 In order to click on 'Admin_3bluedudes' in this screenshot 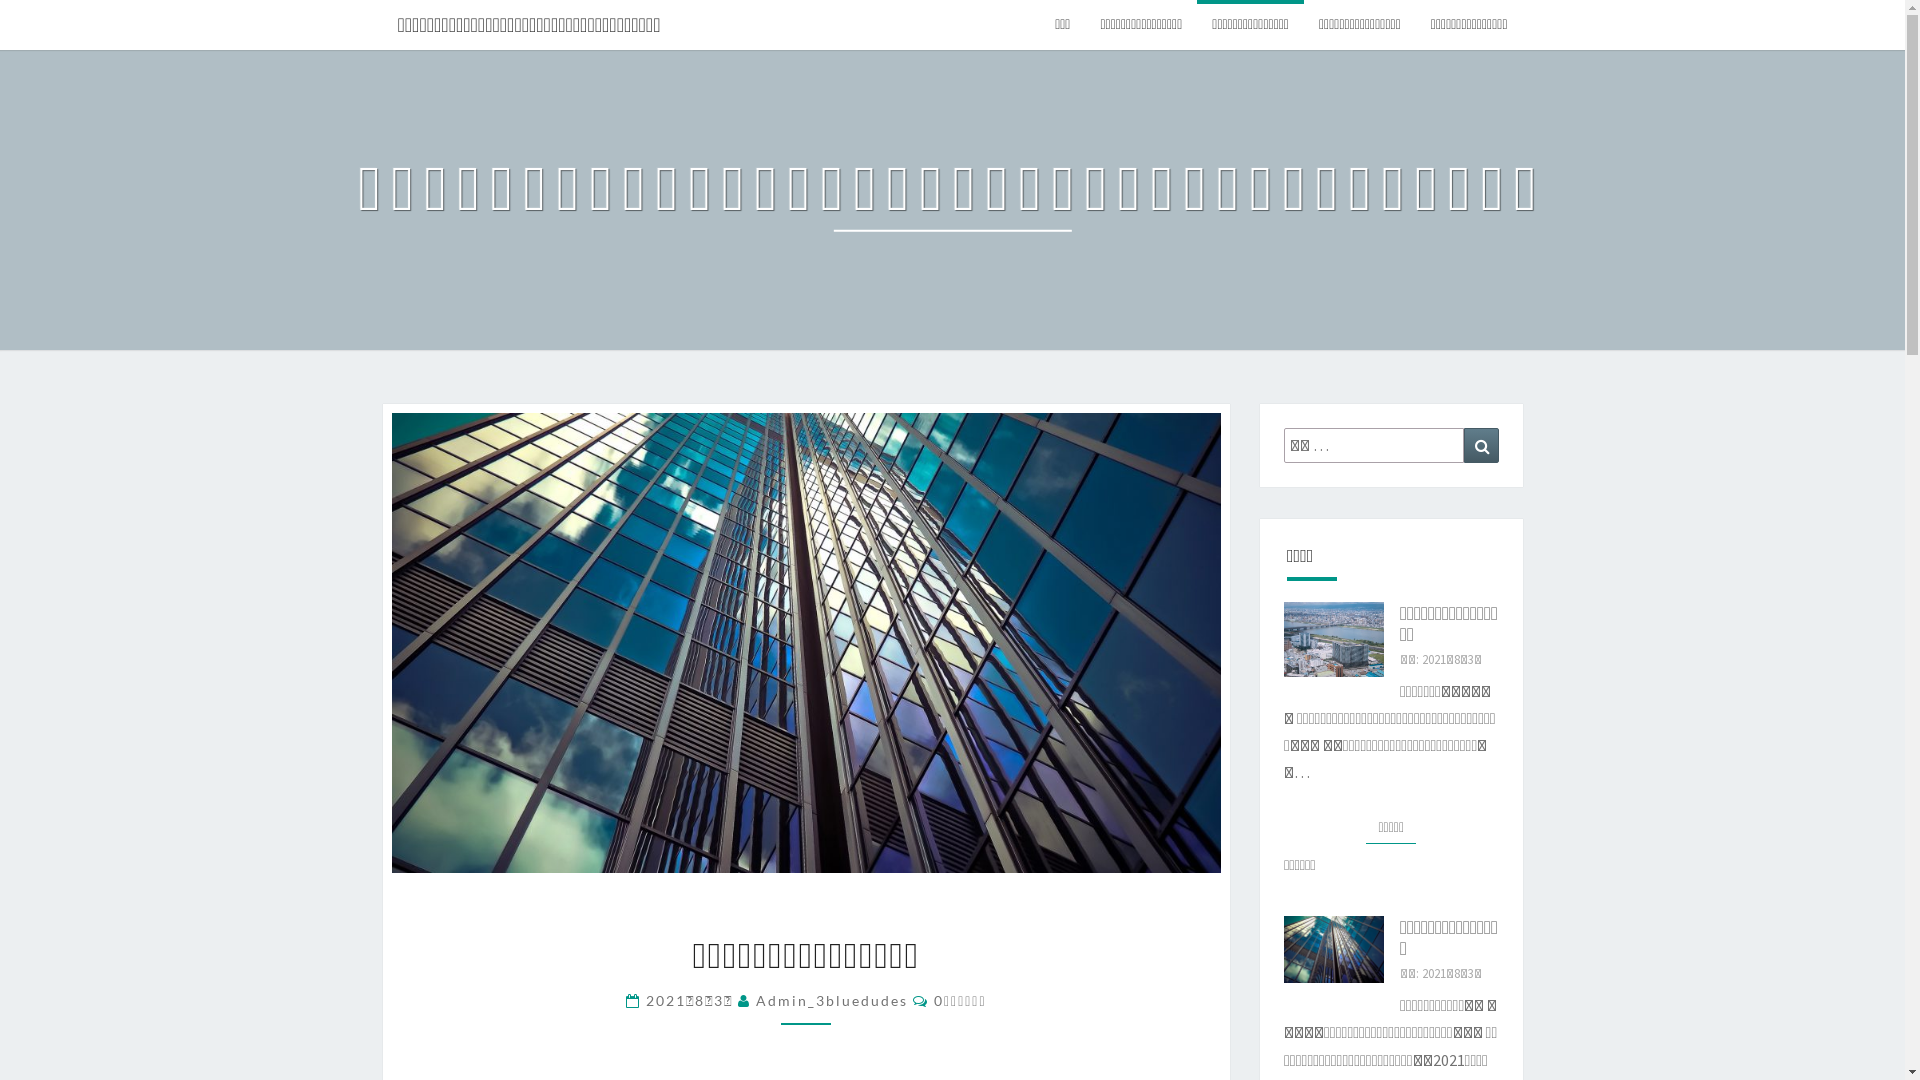, I will do `click(831, 1000)`.